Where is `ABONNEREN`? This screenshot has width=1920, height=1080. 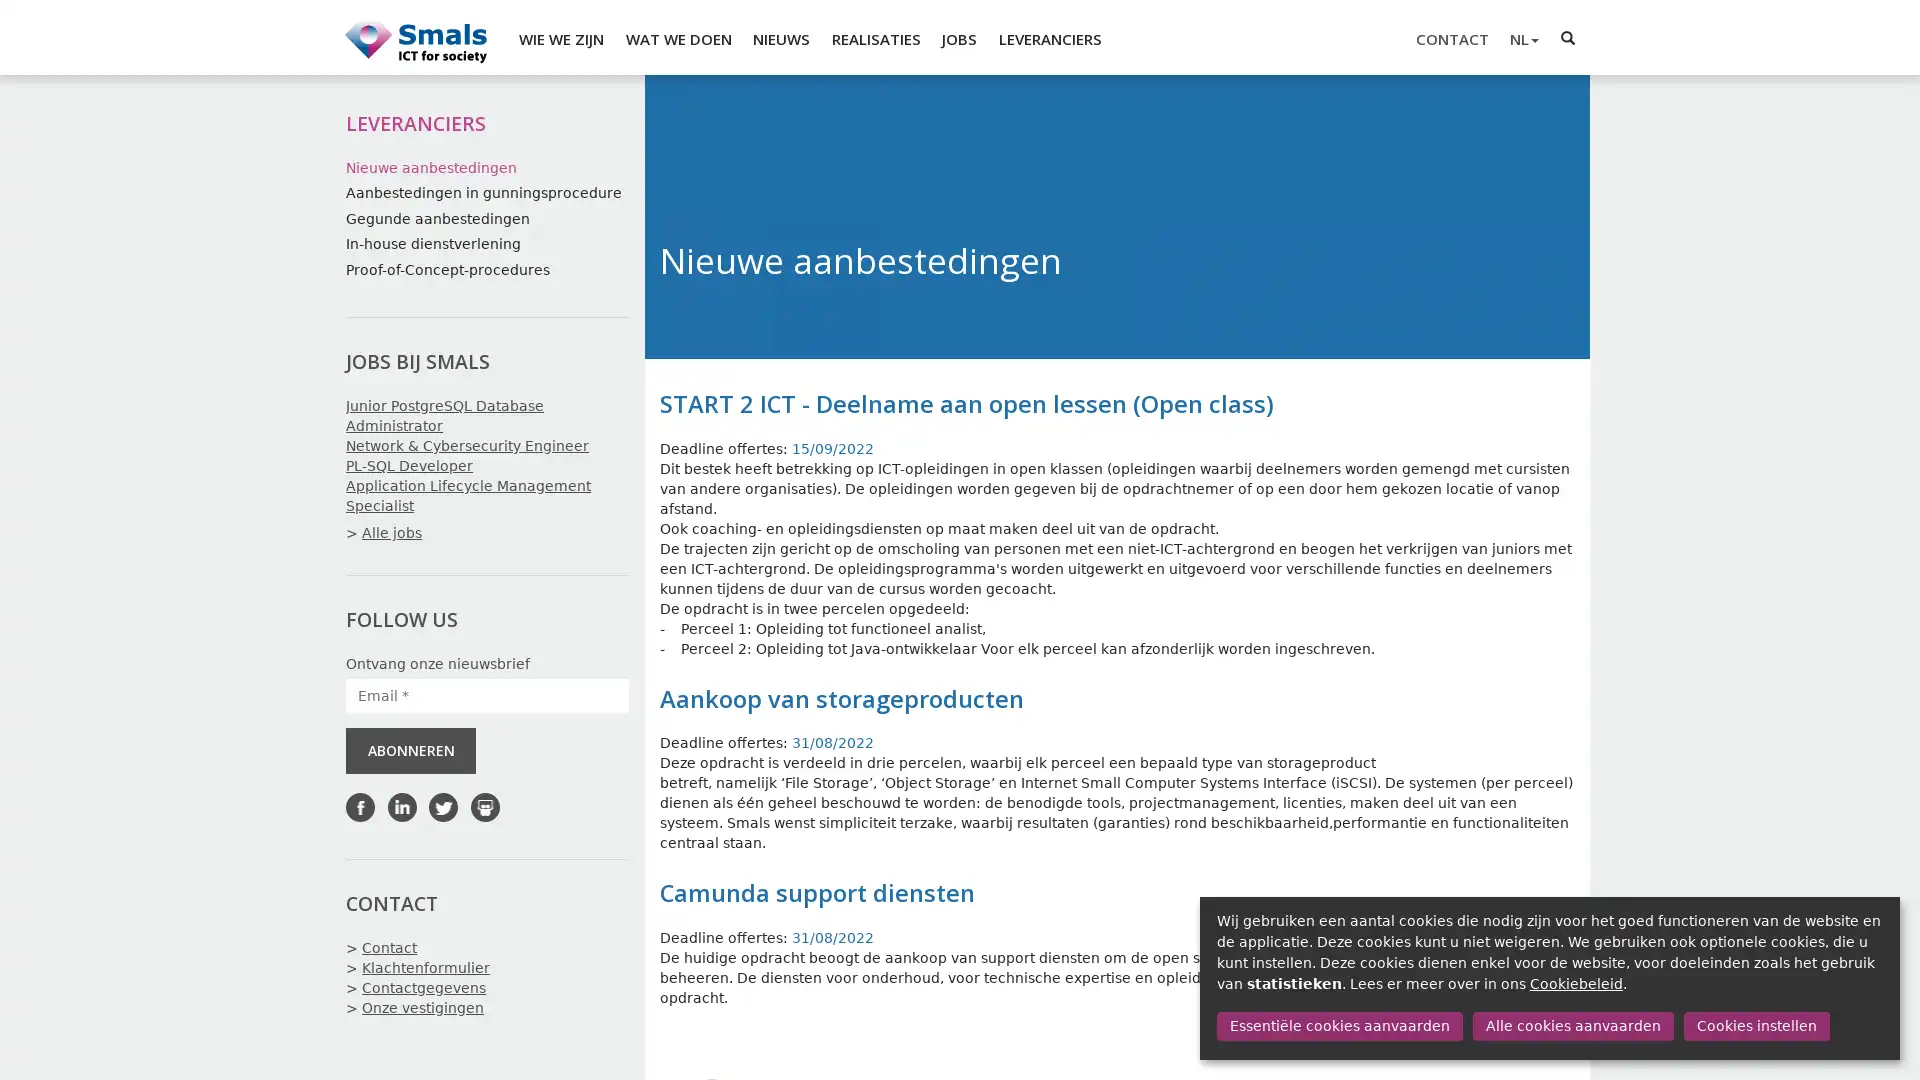
ABONNEREN is located at coordinates (410, 749).